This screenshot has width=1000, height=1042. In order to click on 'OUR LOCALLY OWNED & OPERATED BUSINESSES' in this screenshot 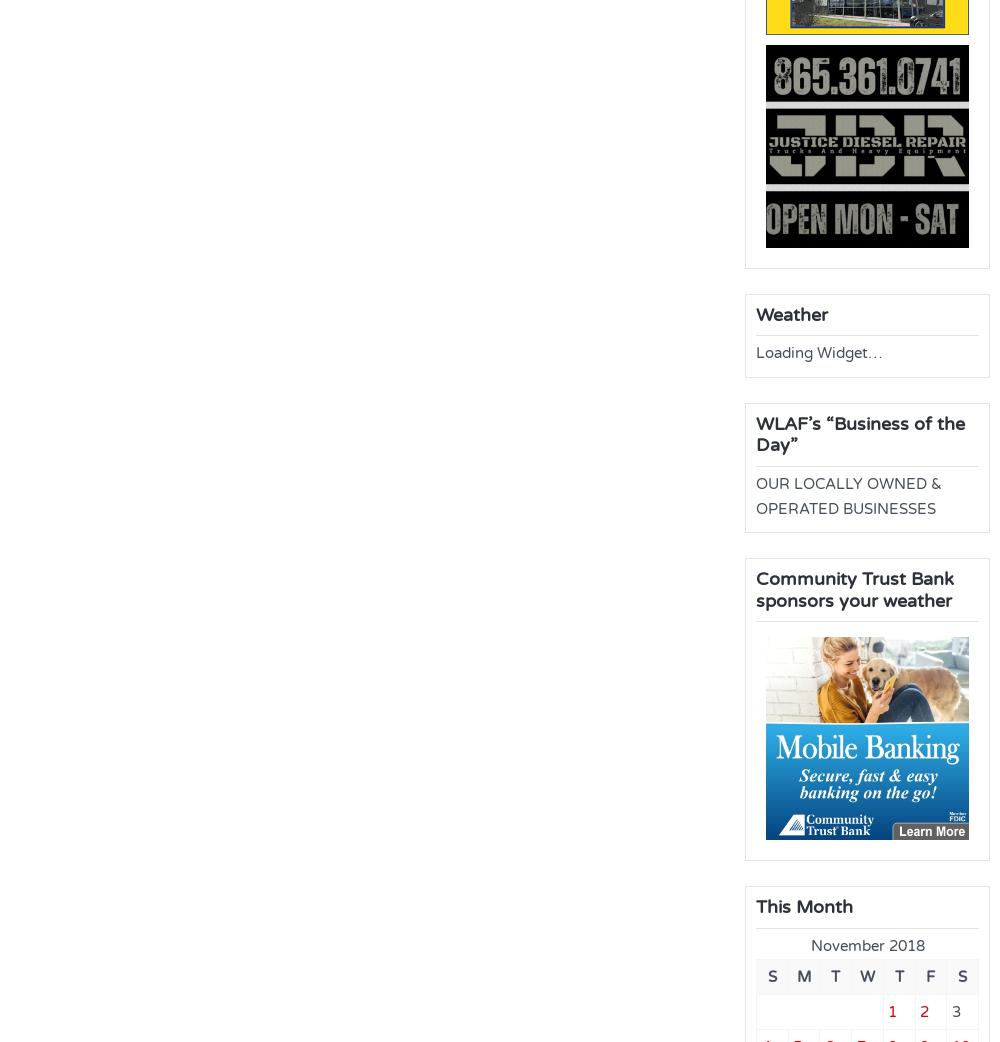, I will do `click(848, 495)`.